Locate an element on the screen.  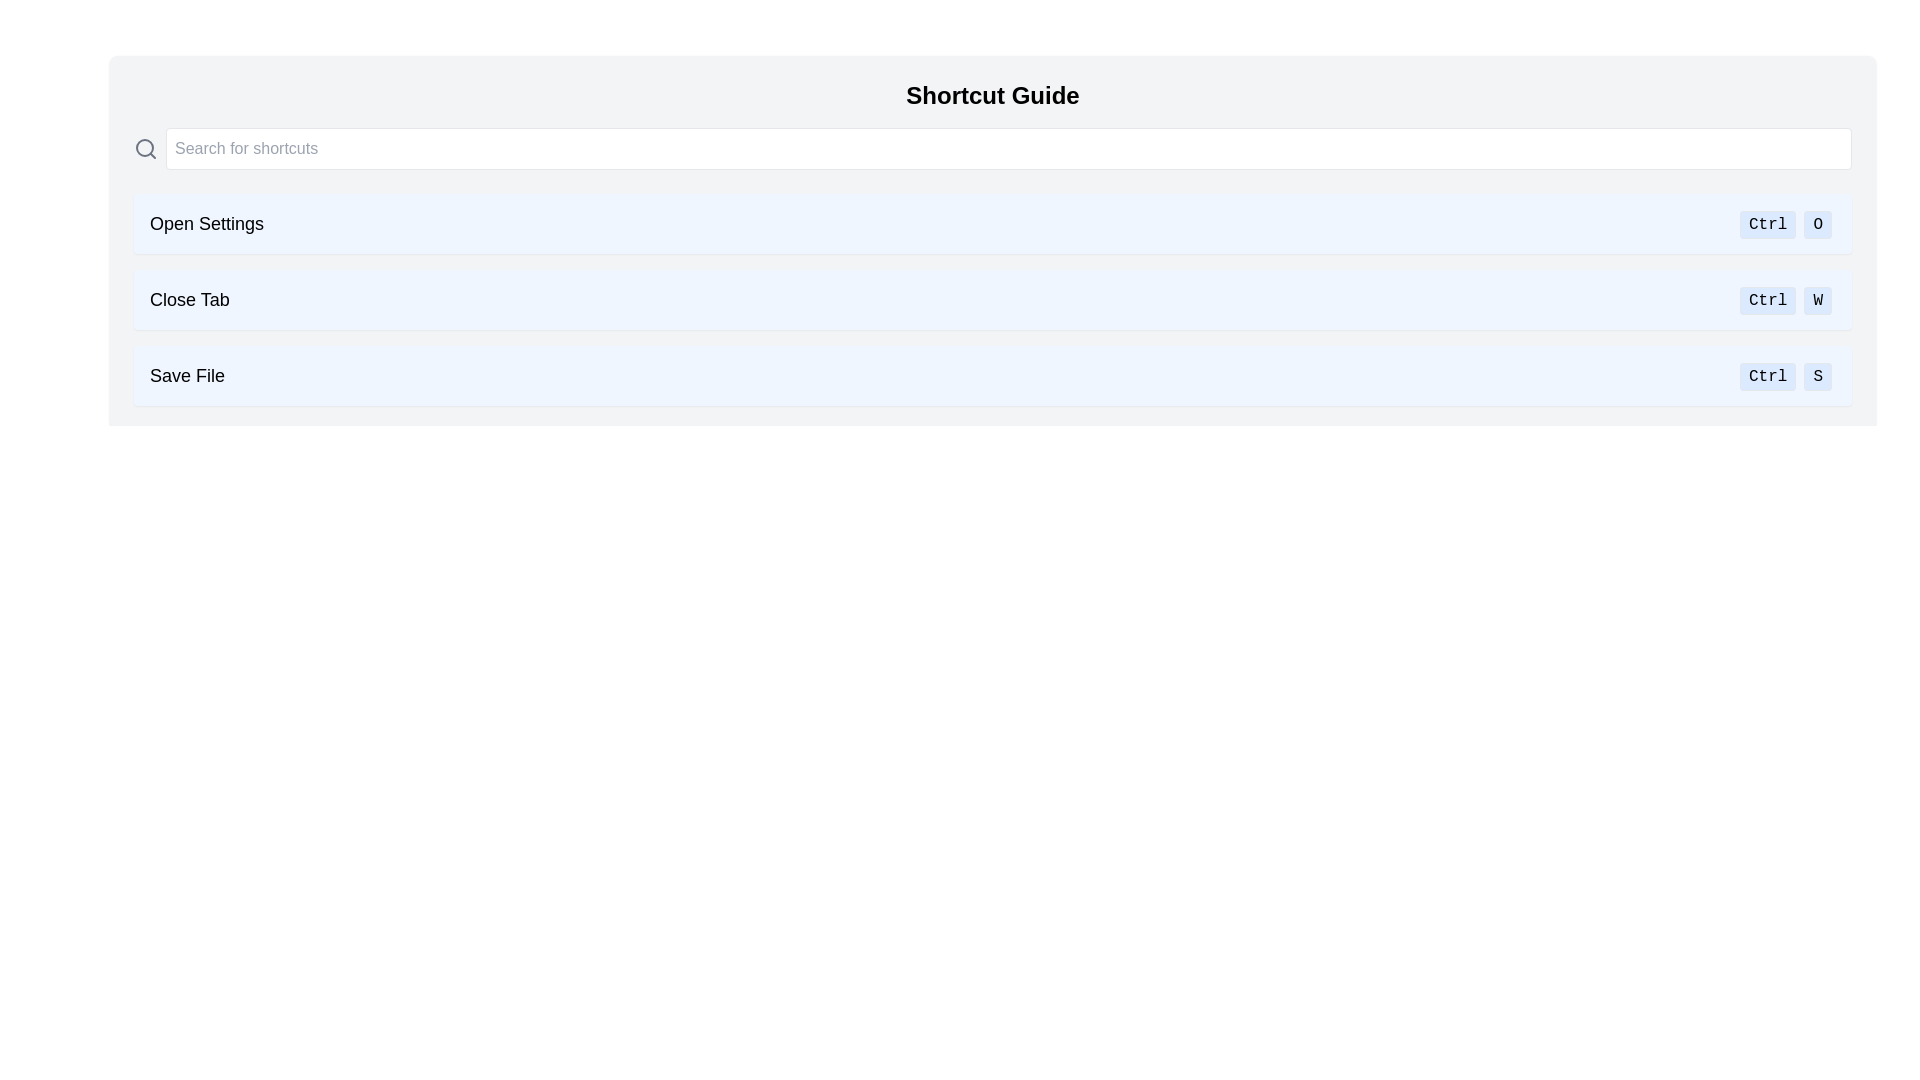
the 'Ctrl' text label, which has a light blue background and a rounded outline, located in the middle shortcut row for key combinations is located at coordinates (1768, 300).